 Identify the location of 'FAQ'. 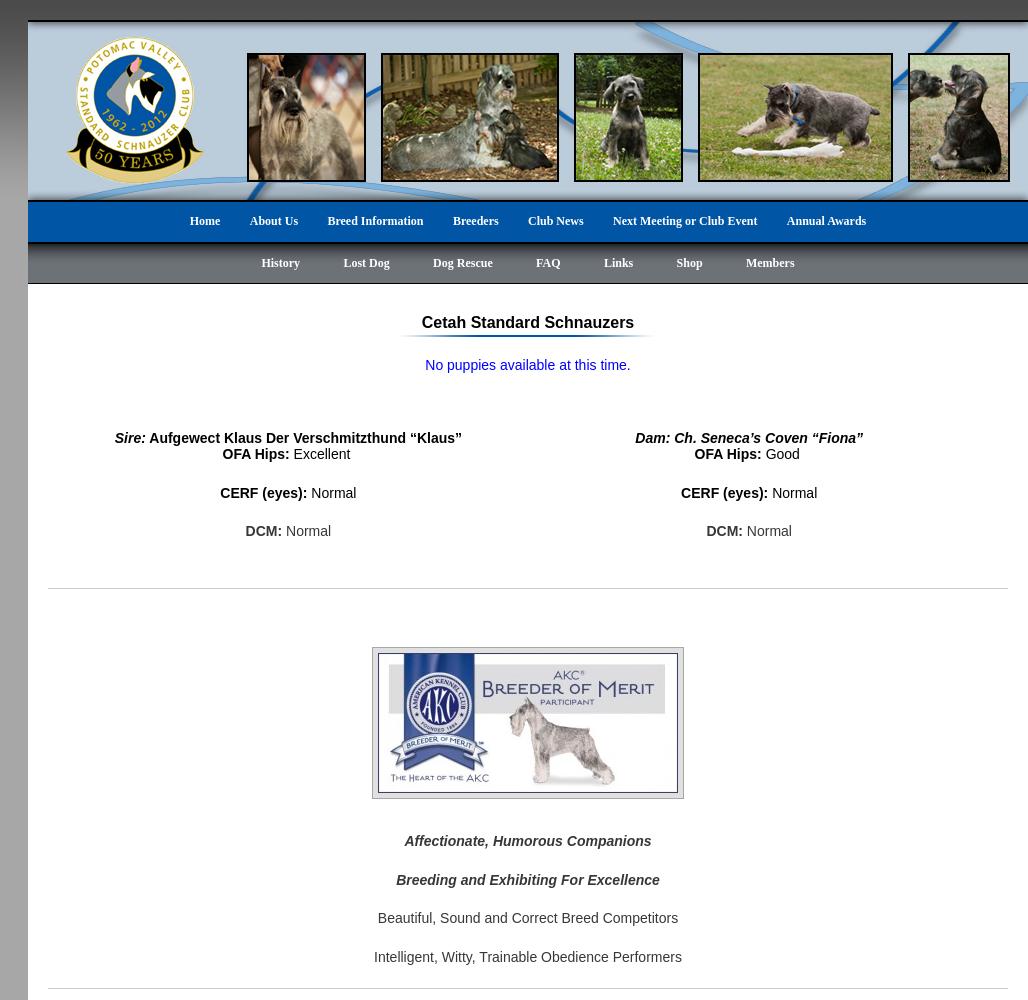
(535, 263).